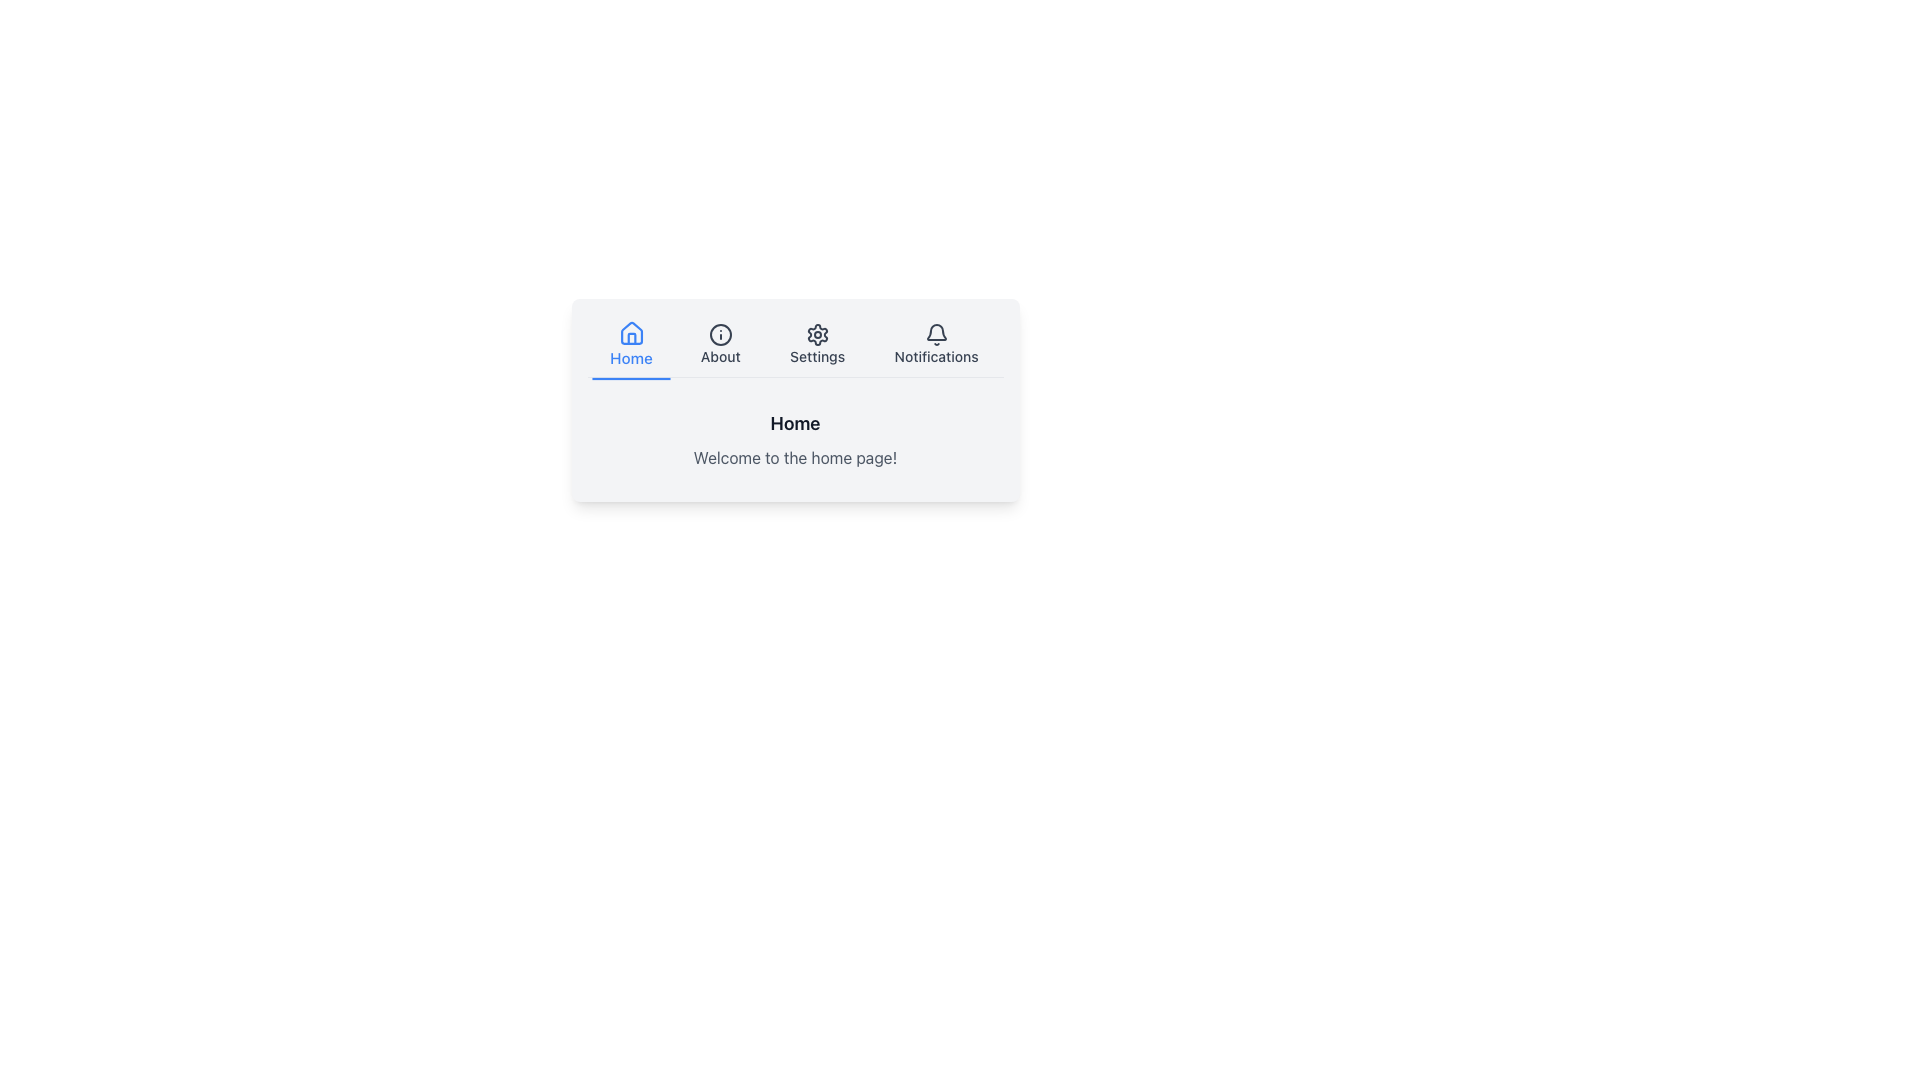 The image size is (1920, 1080). Describe the element at coordinates (720, 345) in the screenshot. I see `the 'About' button, which features an 'i' icon above the text, located centrally in the navigation bar` at that location.